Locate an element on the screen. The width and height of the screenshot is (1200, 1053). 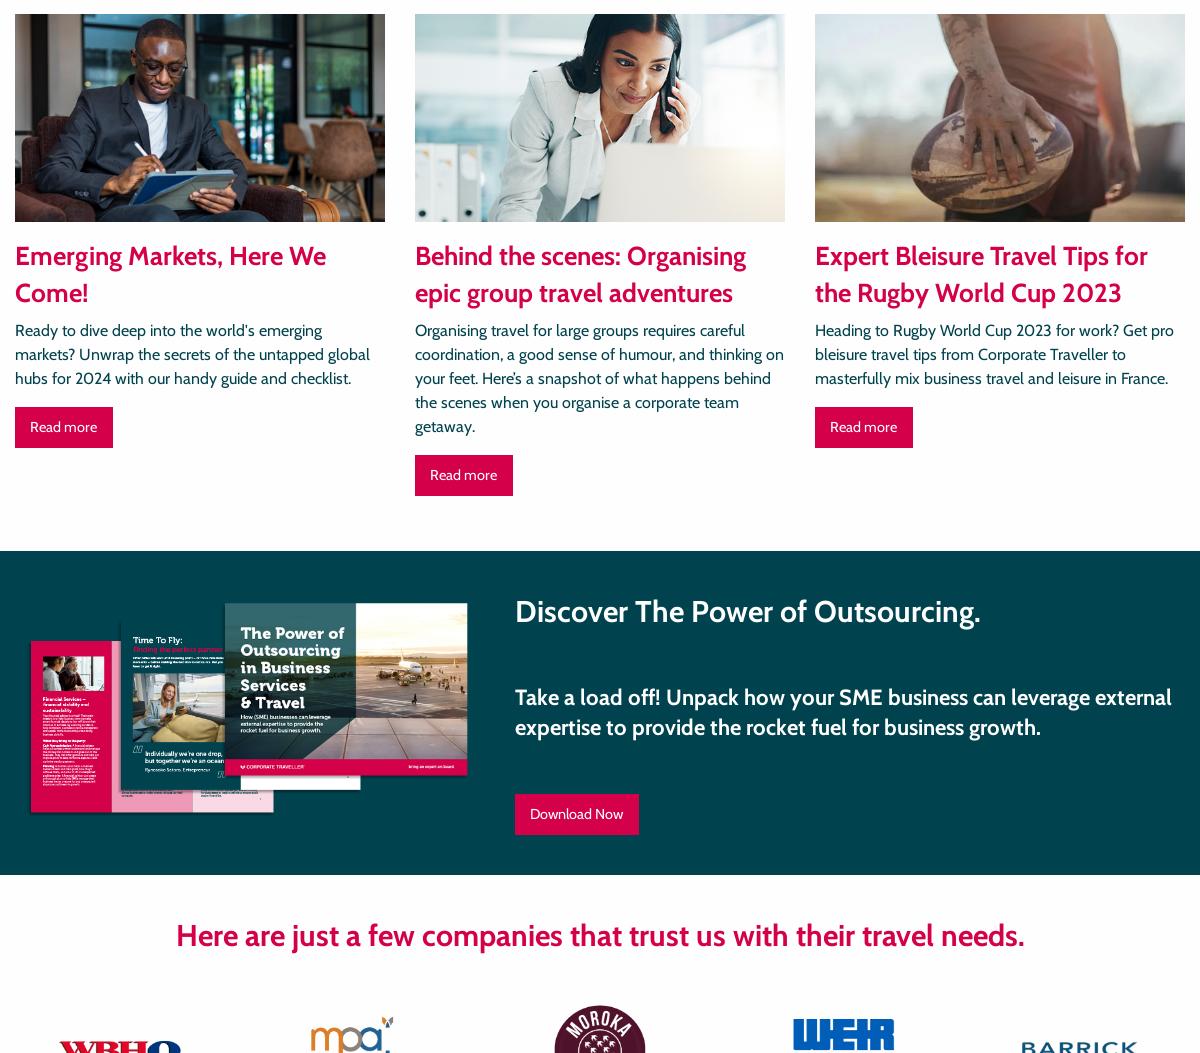
'Here are just a few companies that trust us with their travel needs.' is located at coordinates (173, 933).